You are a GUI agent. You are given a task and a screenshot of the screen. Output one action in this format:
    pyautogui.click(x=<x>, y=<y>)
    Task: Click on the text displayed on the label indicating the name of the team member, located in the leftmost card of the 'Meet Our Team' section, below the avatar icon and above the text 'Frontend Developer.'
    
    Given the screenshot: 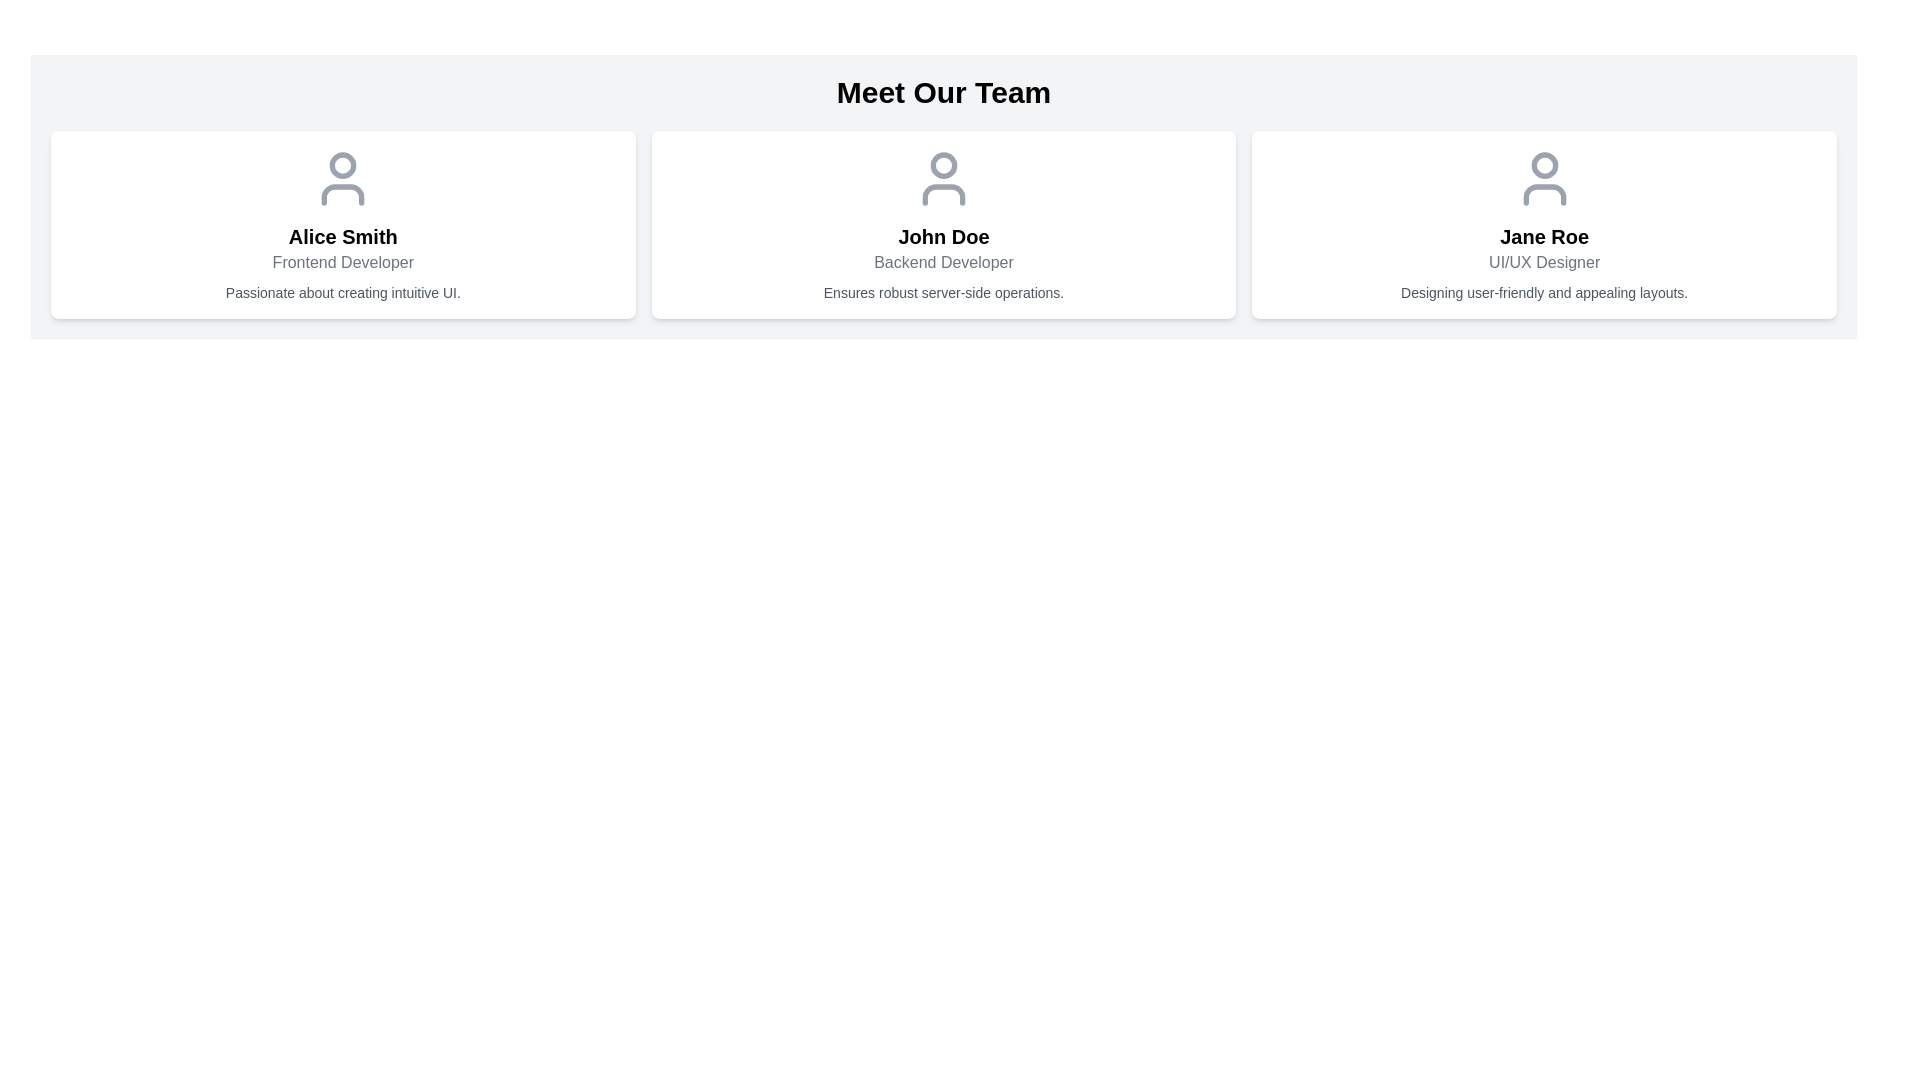 What is the action you would take?
    pyautogui.click(x=343, y=235)
    